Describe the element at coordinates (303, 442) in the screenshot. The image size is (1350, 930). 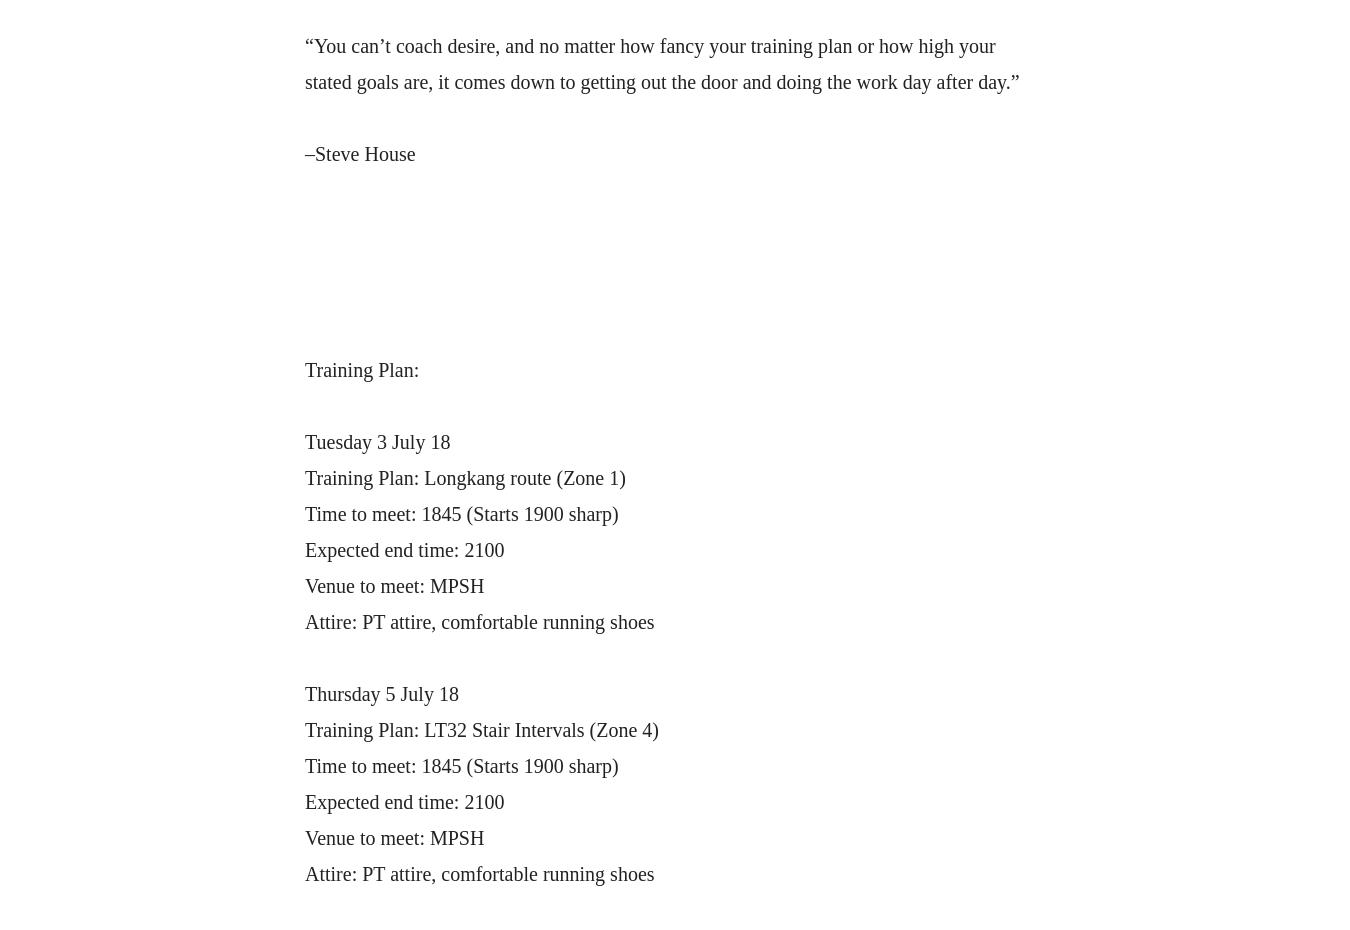
I see `'Tuesday 3 July 18'` at that location.